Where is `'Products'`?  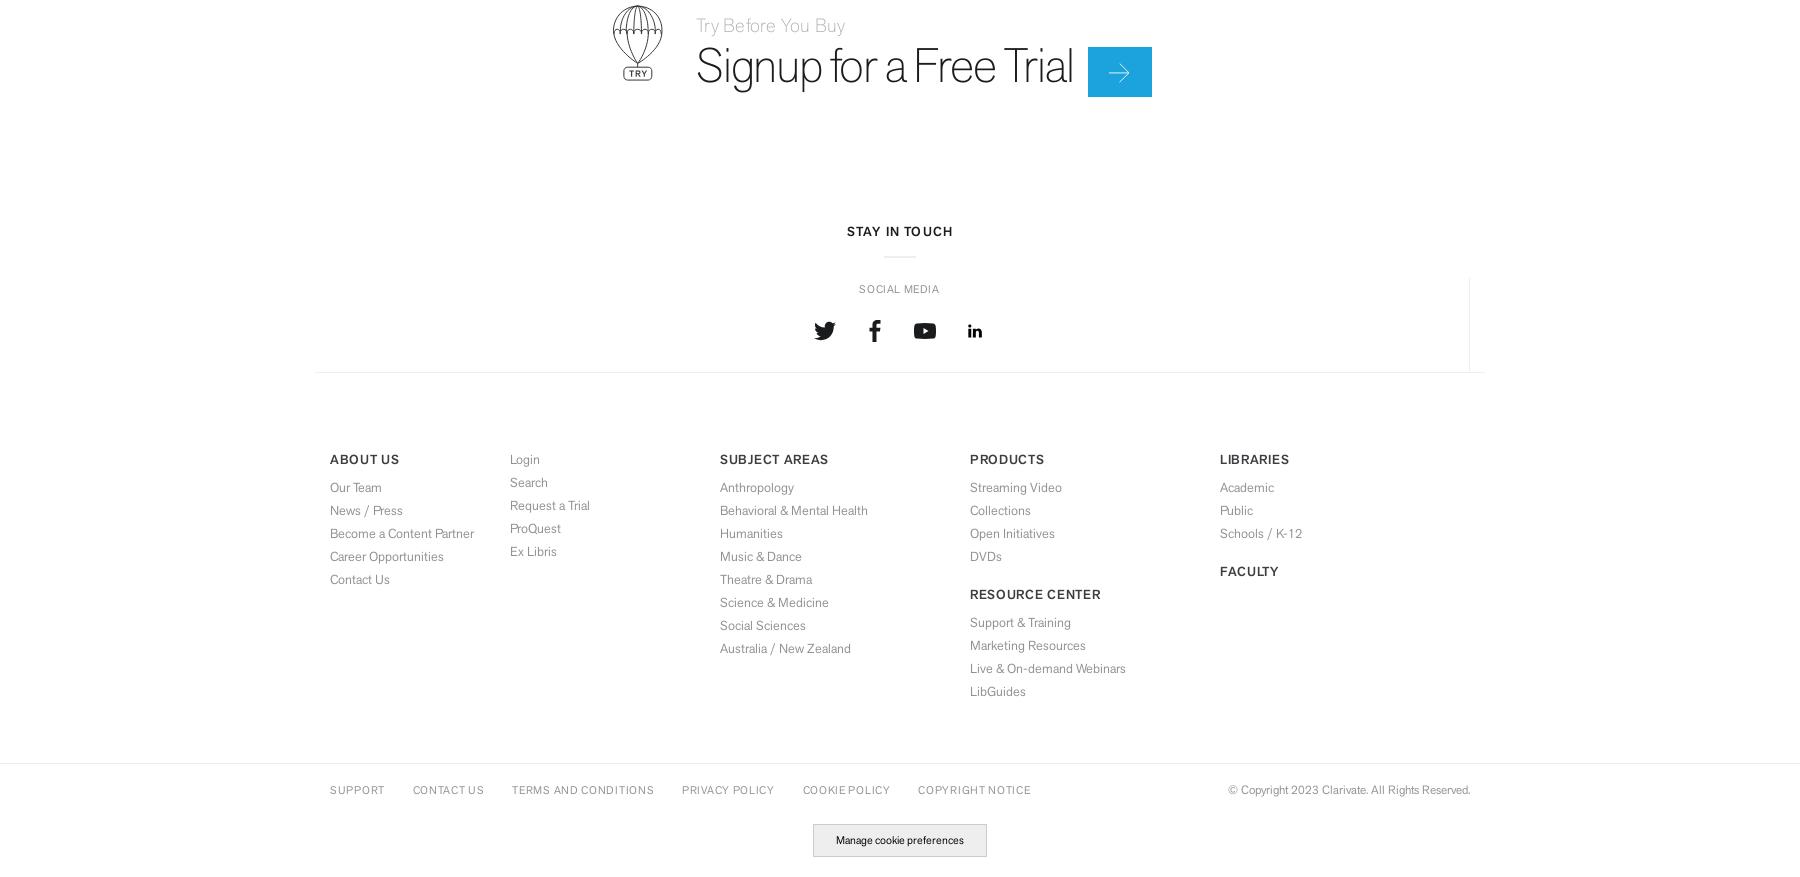
'Products' is located at coordinates (1005, 458).